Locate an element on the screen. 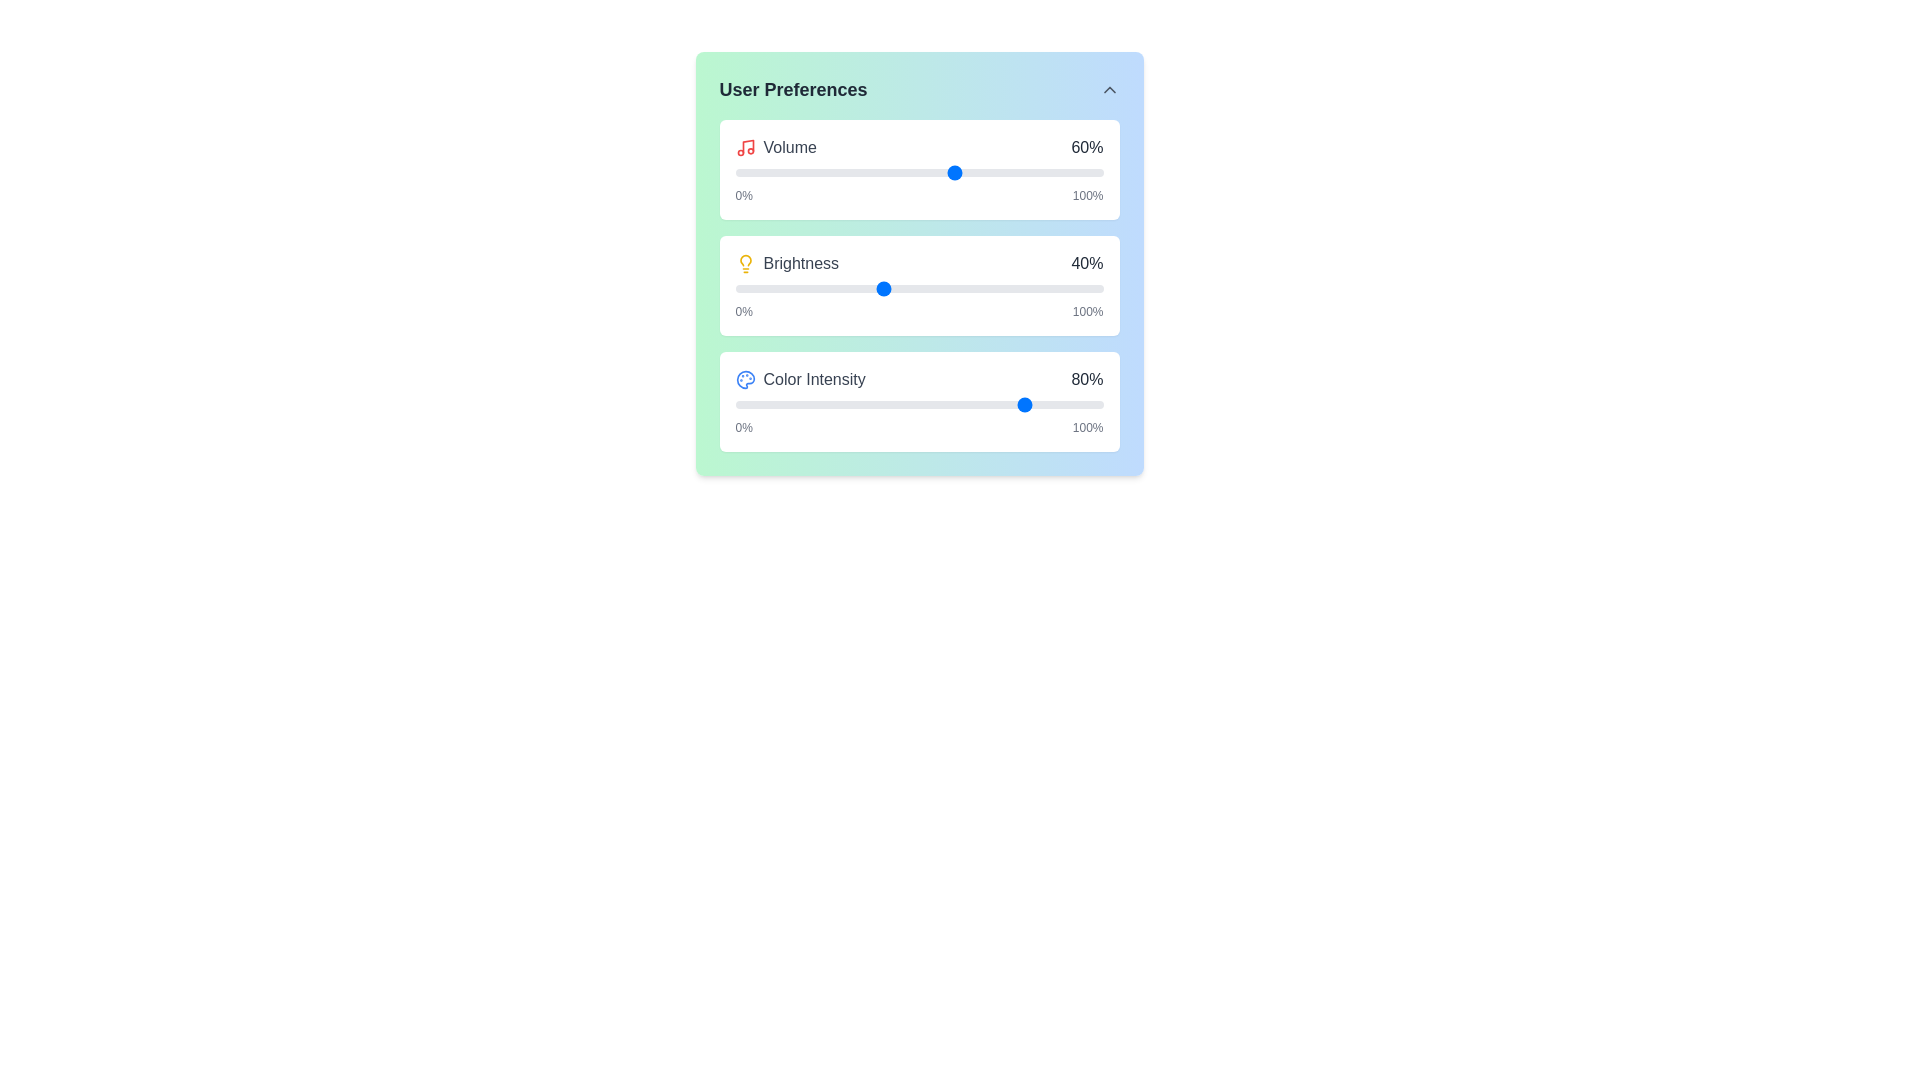 The height and width of the screenshot is (1080, 1920). the label with an icon that indicates the volume setting adjustment, located in the upper-left section of the 'User Preferences' card is located at coordinates (775, 146).